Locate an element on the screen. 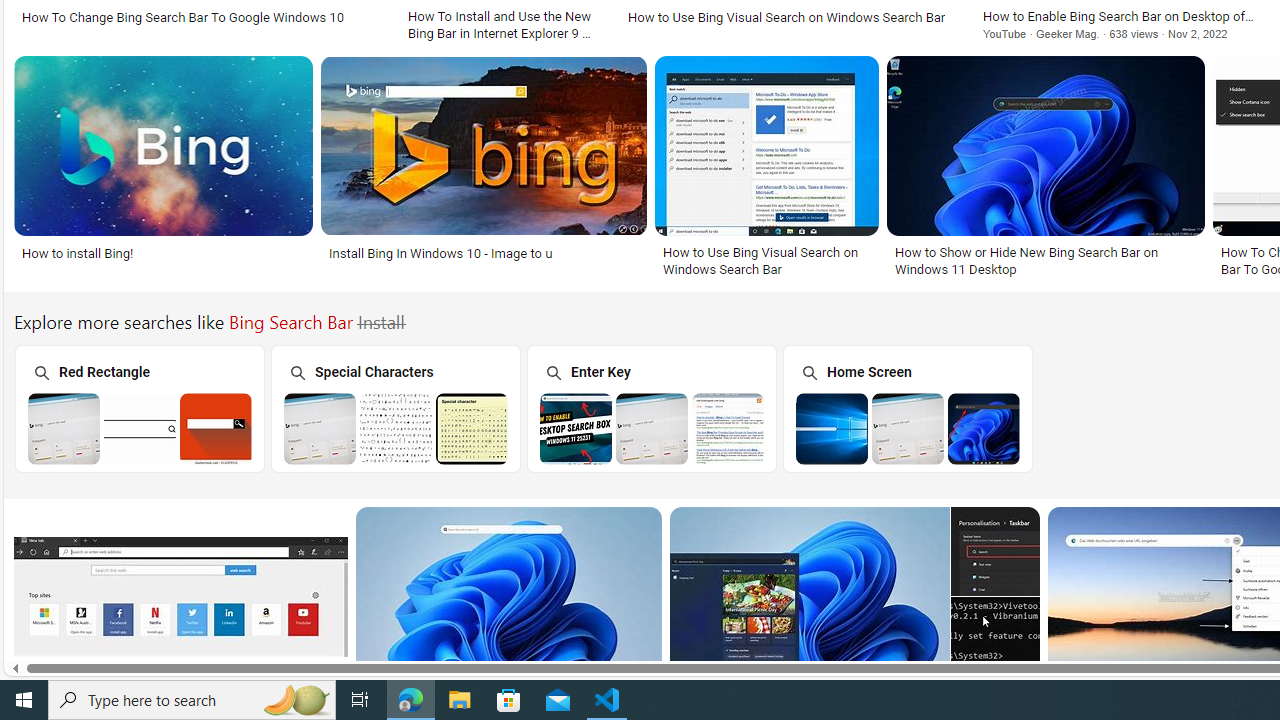 The width and height of the screenshot is (1280, 720). 'Bing Search Bar Special Characters' is located at coordinates (396, 427).